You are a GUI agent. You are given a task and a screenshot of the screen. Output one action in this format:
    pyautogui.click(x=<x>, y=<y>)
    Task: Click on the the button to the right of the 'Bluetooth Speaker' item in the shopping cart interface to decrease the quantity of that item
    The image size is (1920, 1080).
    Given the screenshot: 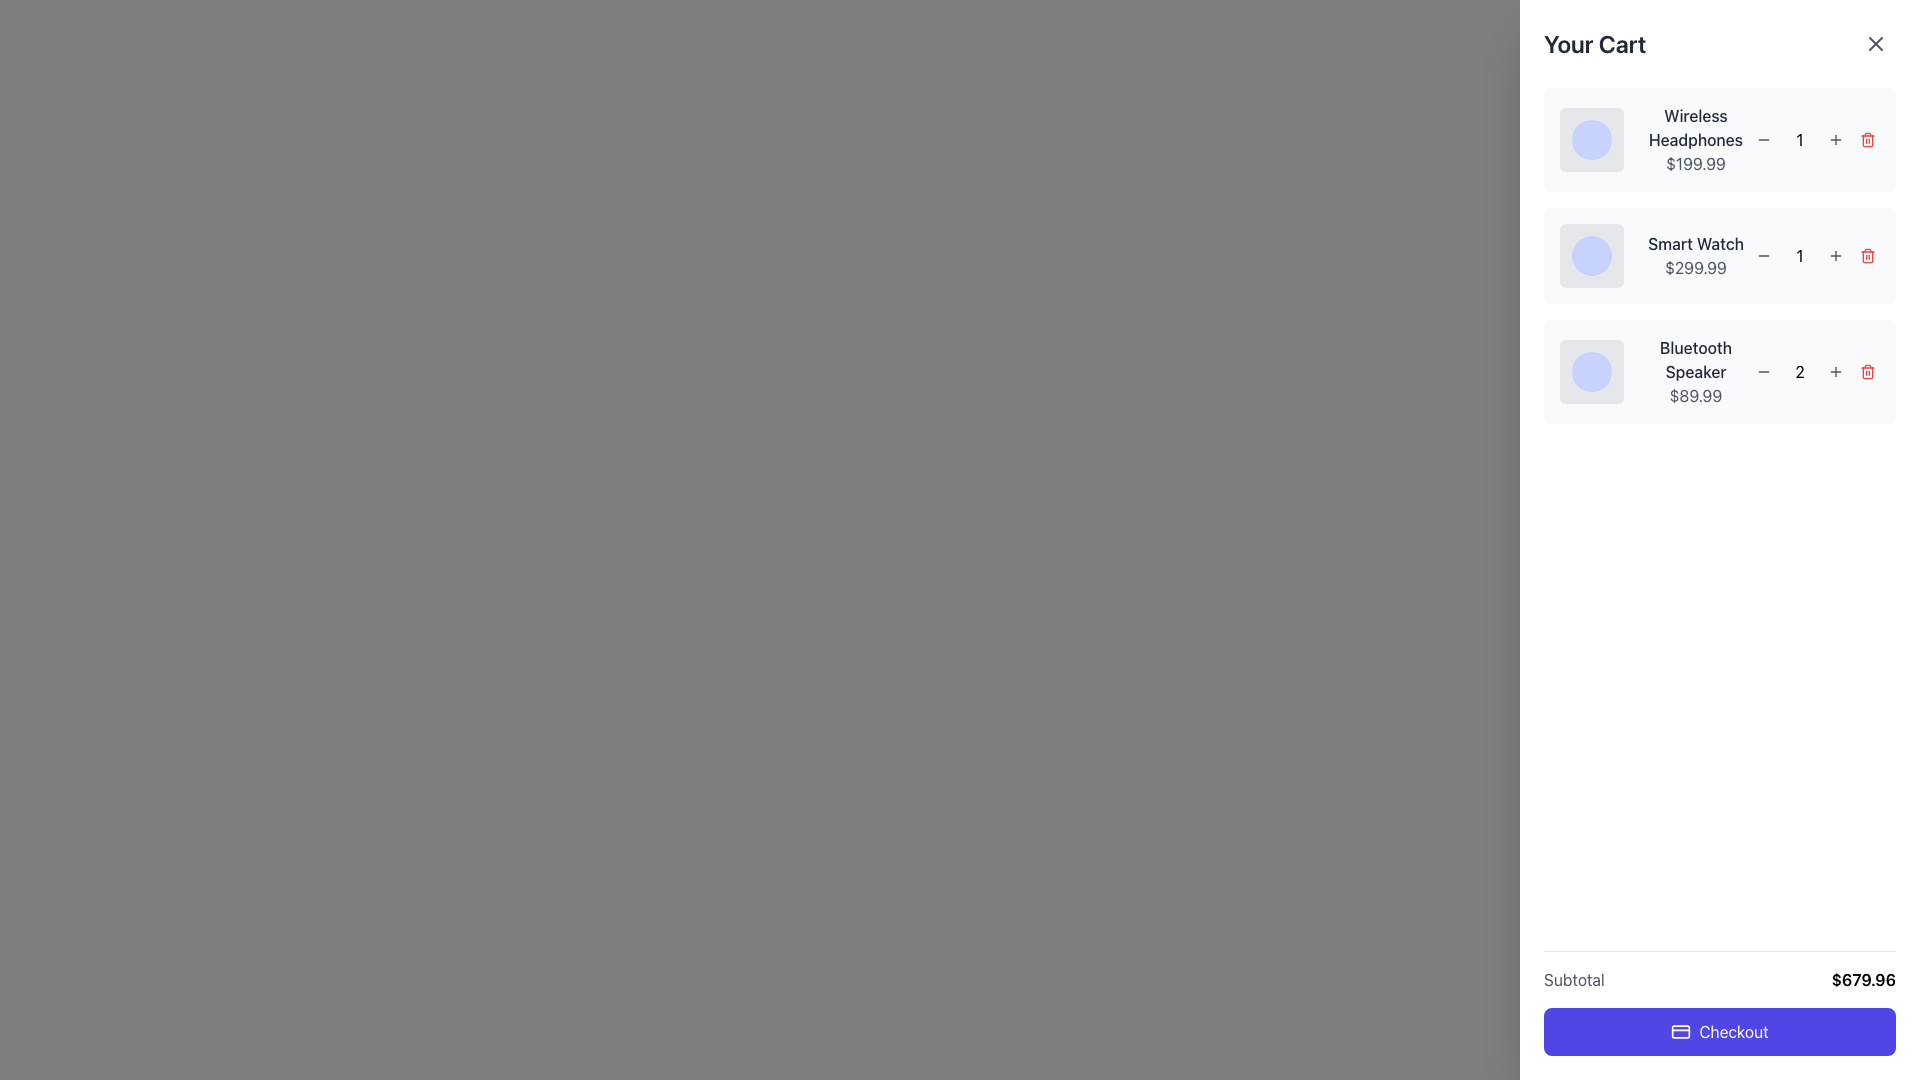 What is the action you would take?
    pyautogui.click(x=1763, y=371)
    